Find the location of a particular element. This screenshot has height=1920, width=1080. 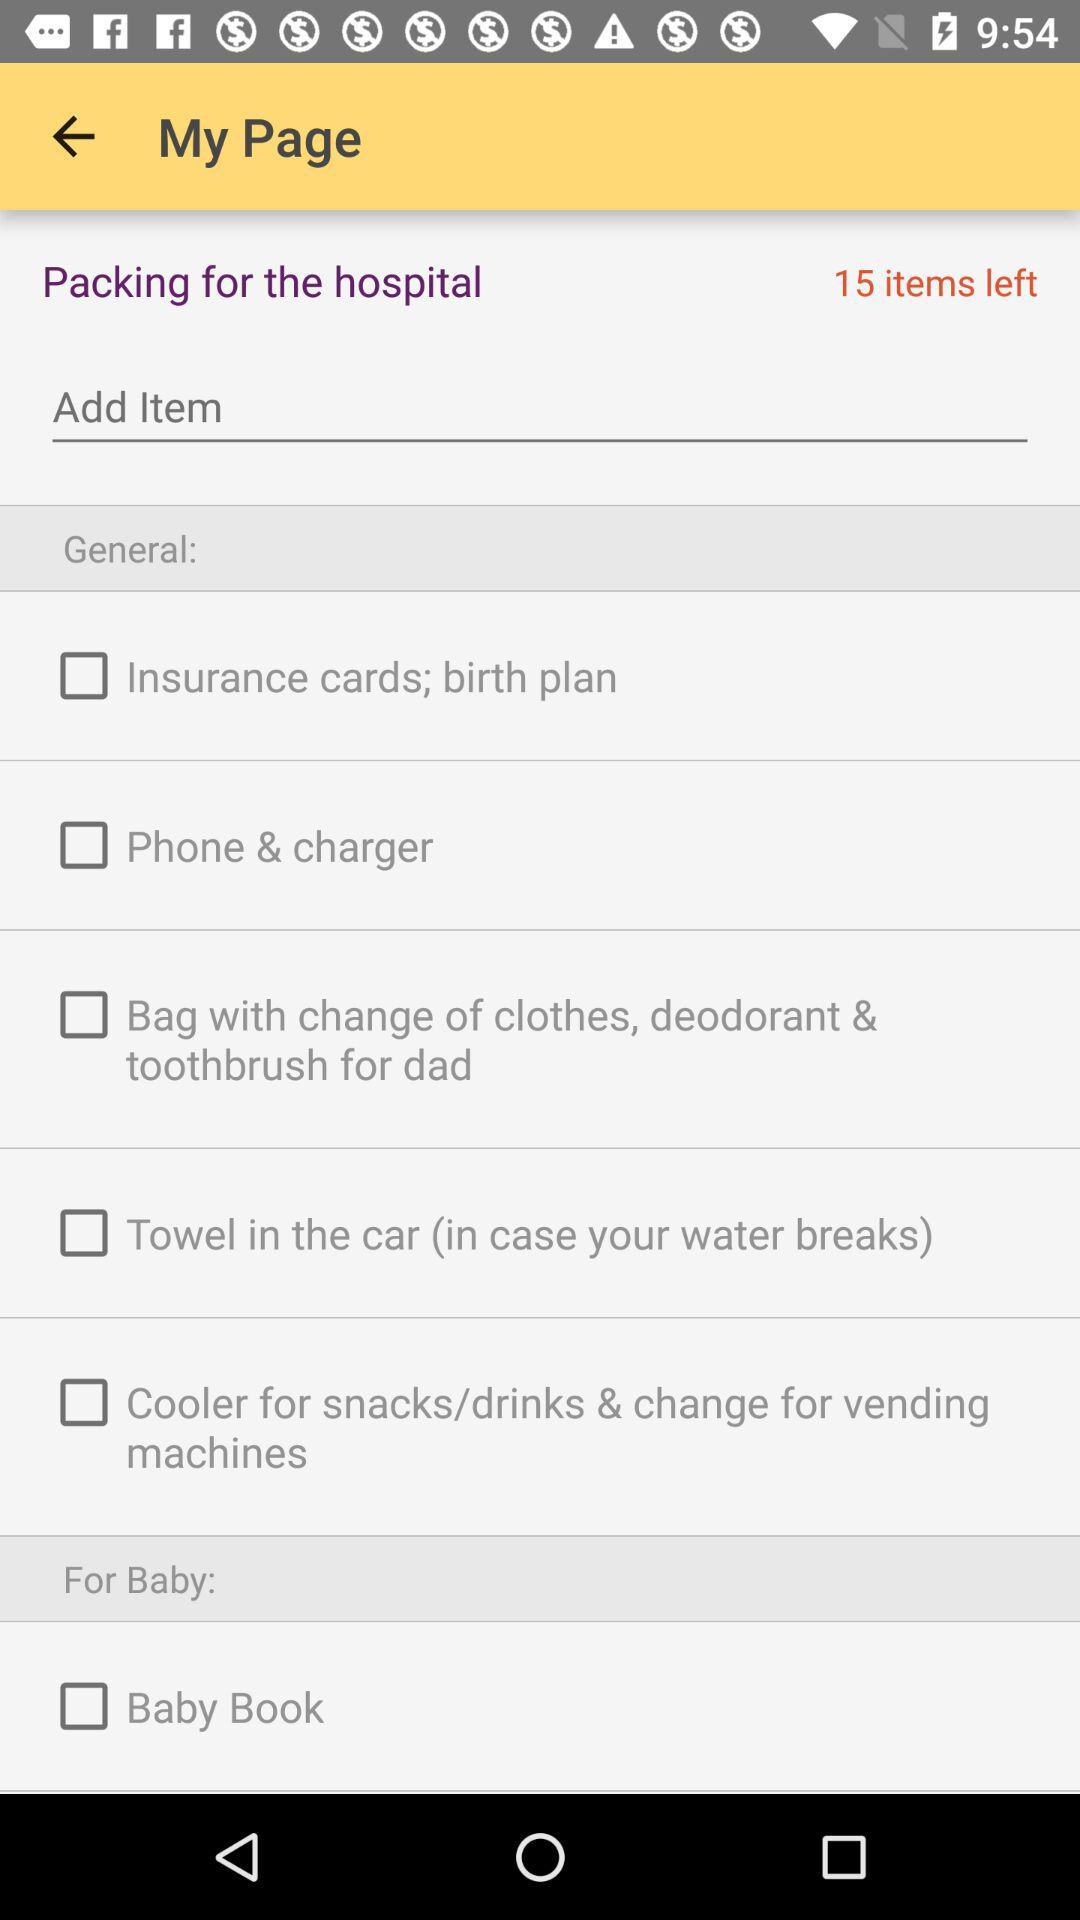

the third check box is located at coordinates (83, 1014).